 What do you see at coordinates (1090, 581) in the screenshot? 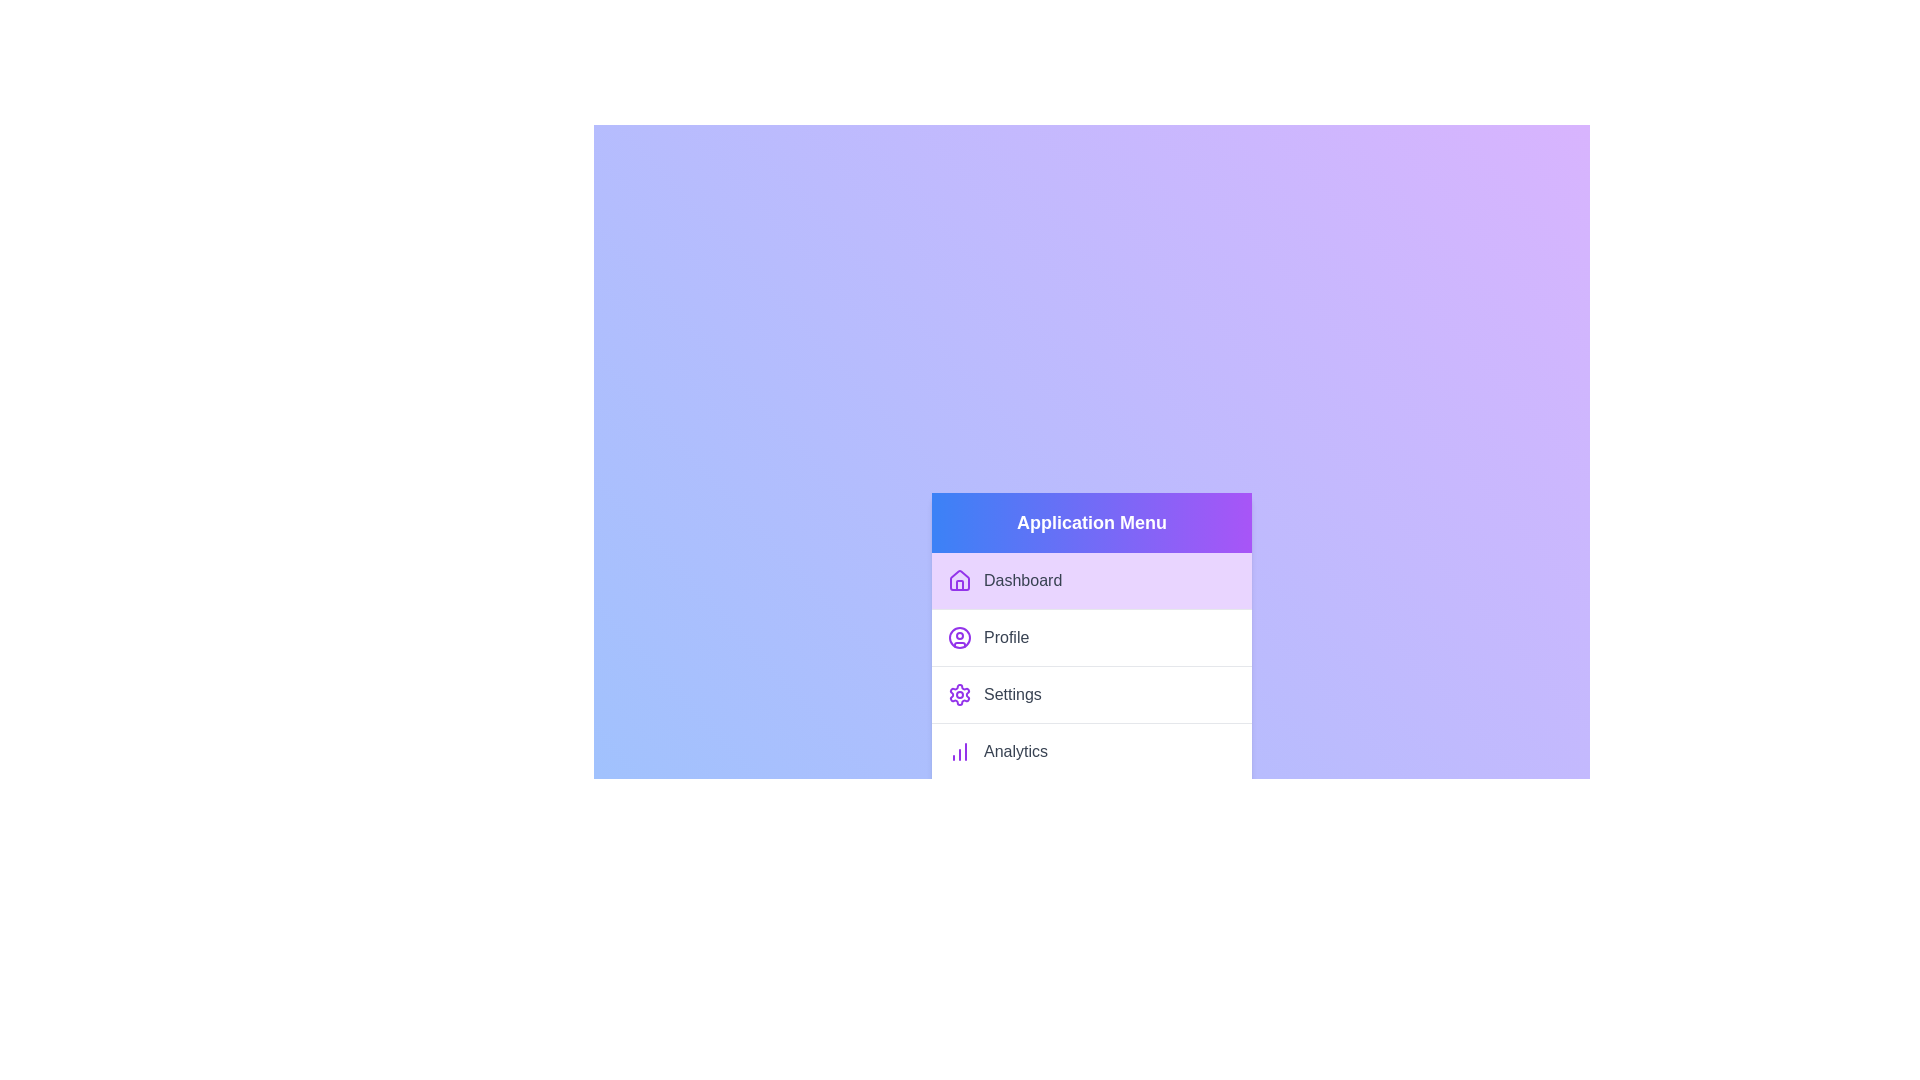
I see `the menu item labeled Dashboard from the list` at bounding box center [1090, 581].